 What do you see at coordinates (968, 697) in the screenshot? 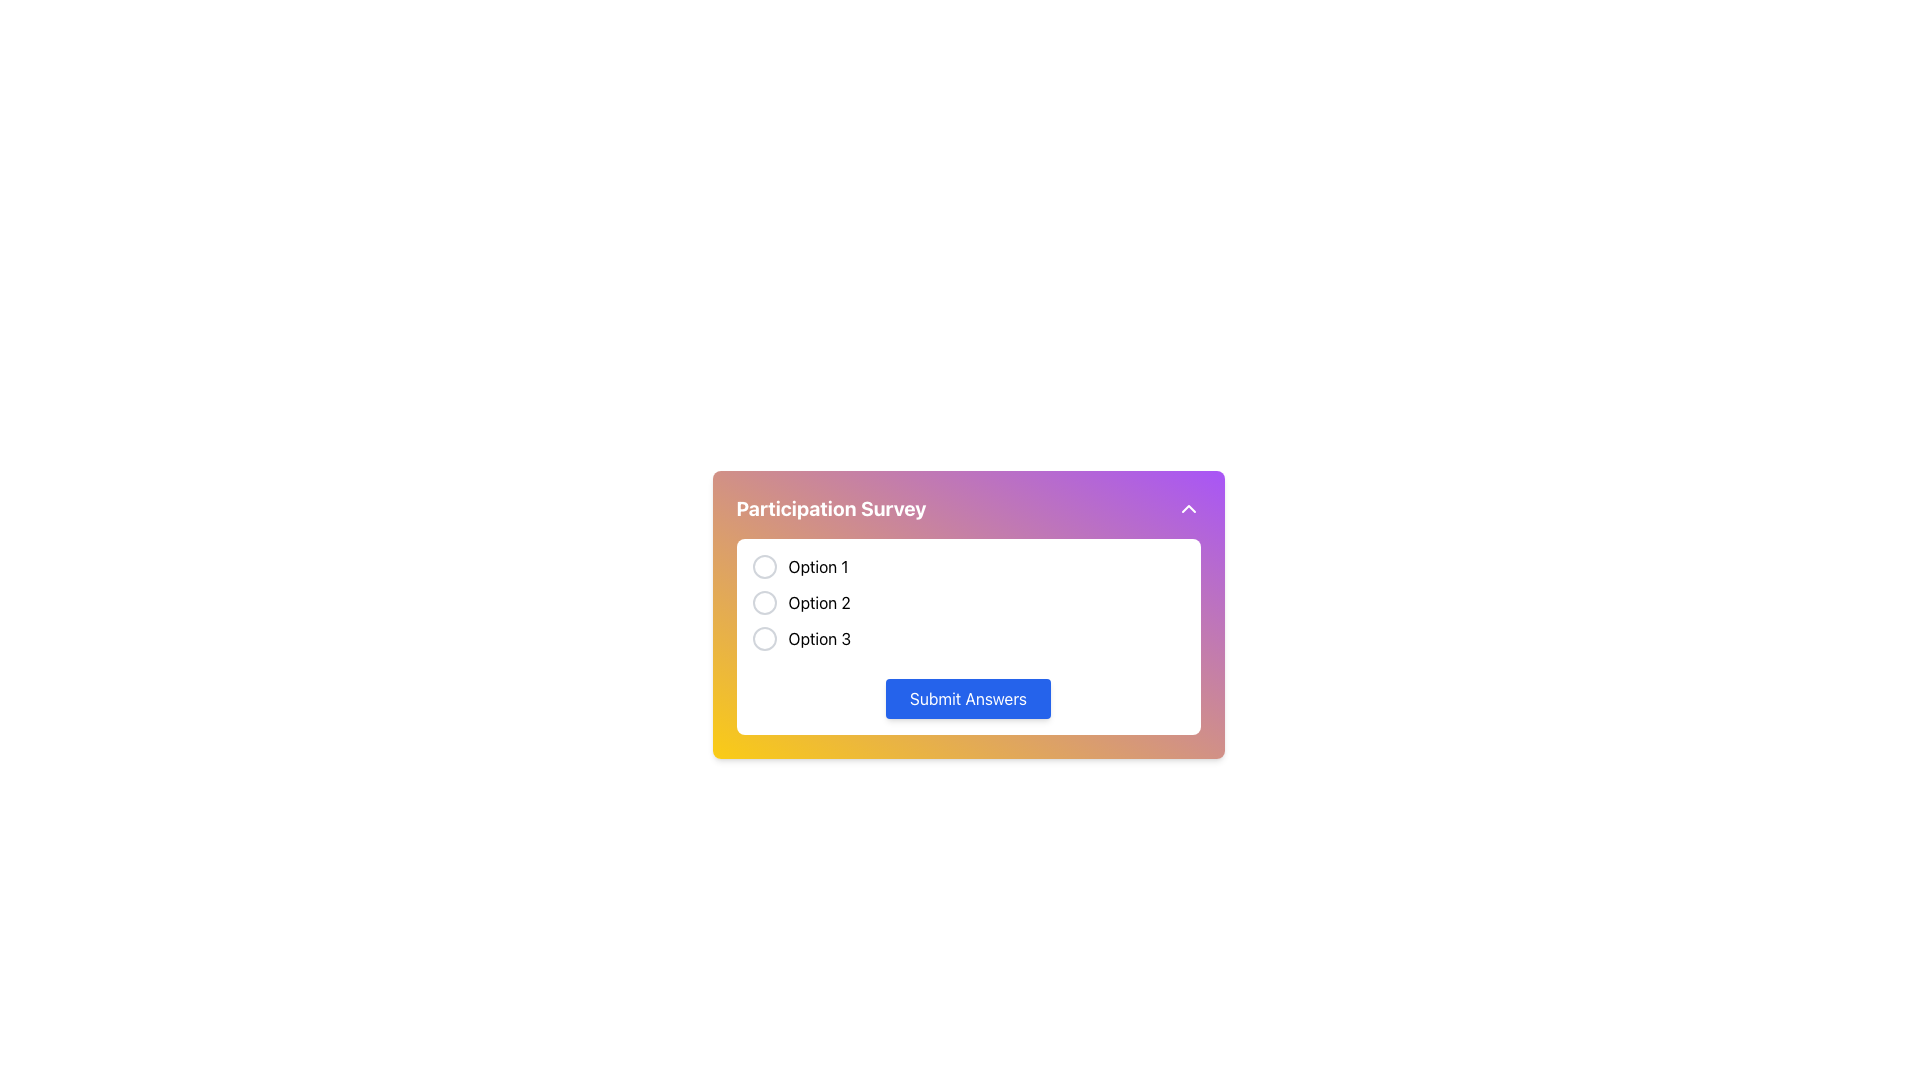
I see `the 'Submit Answers' button located at the bottom of the 'Participation Survey' section` at bounding box center [968, 697].